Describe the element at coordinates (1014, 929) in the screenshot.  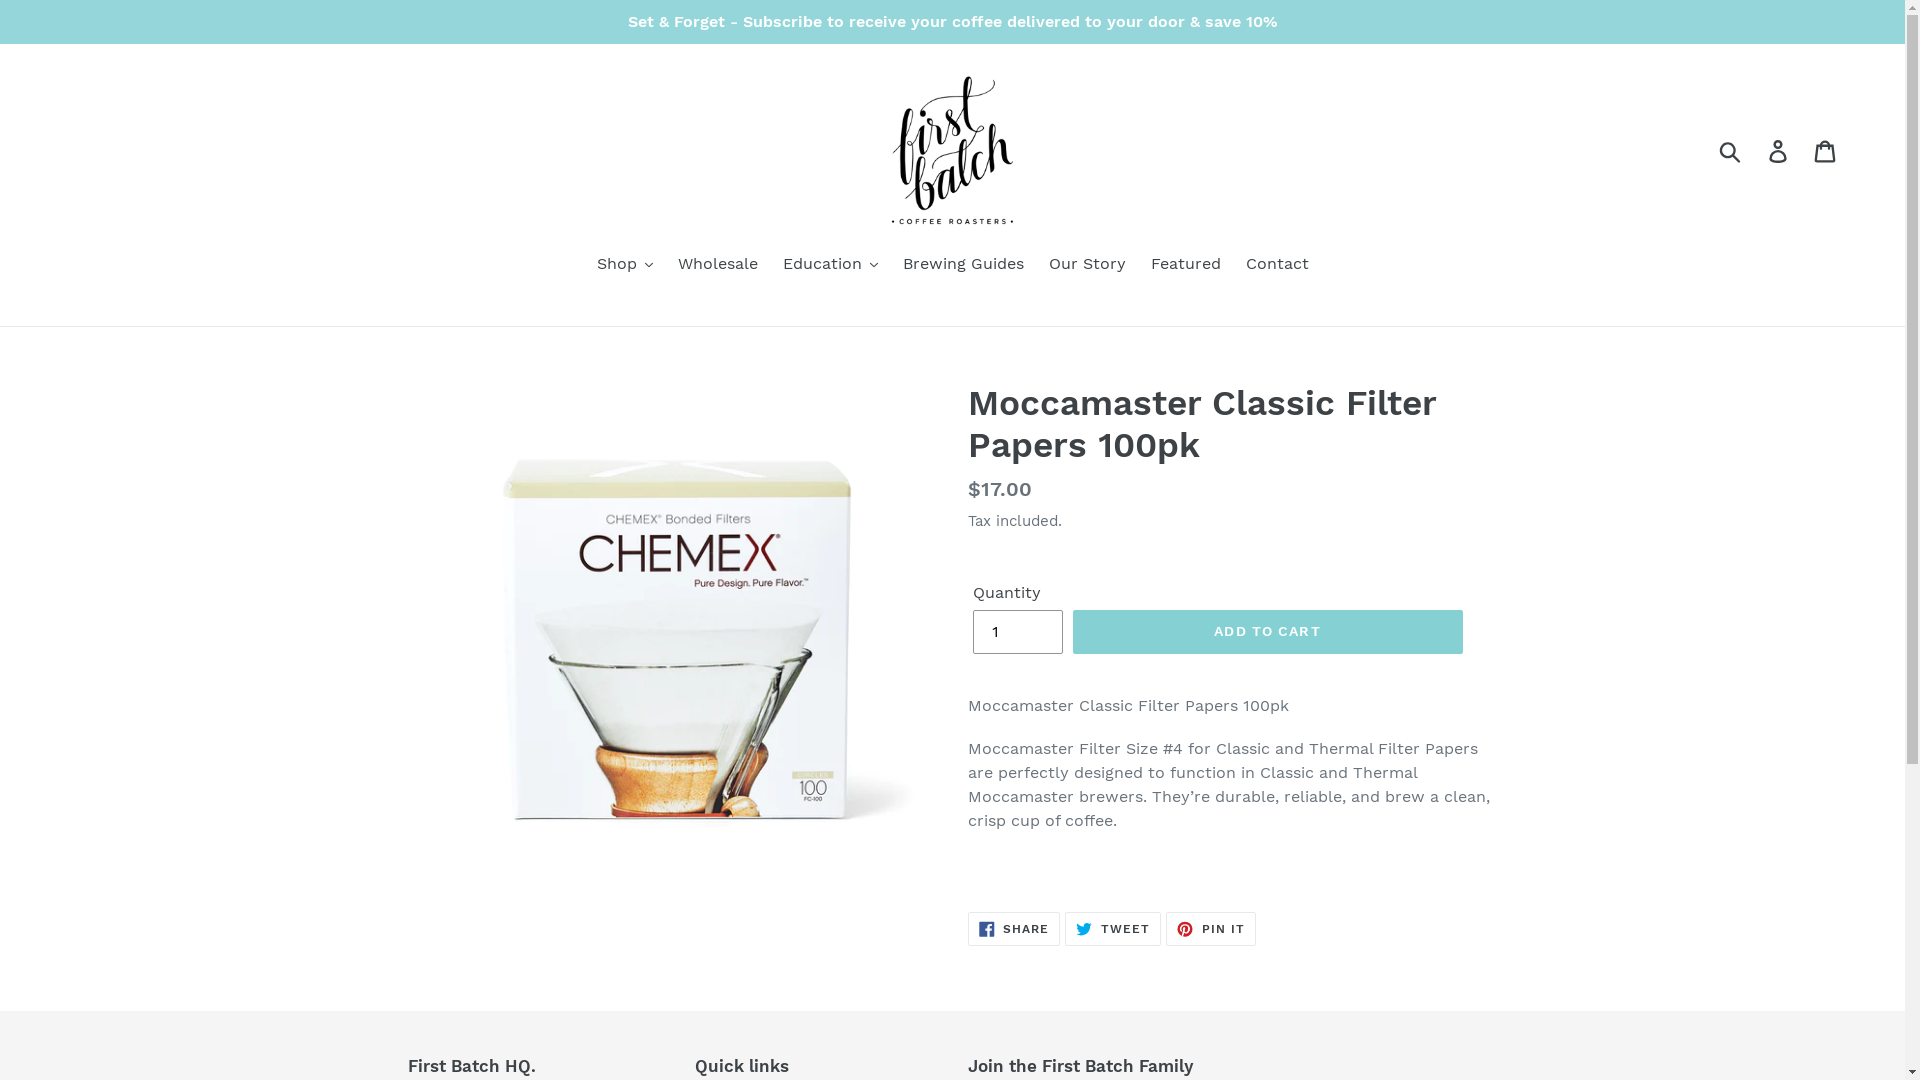
I see `'SHARE` at that location.